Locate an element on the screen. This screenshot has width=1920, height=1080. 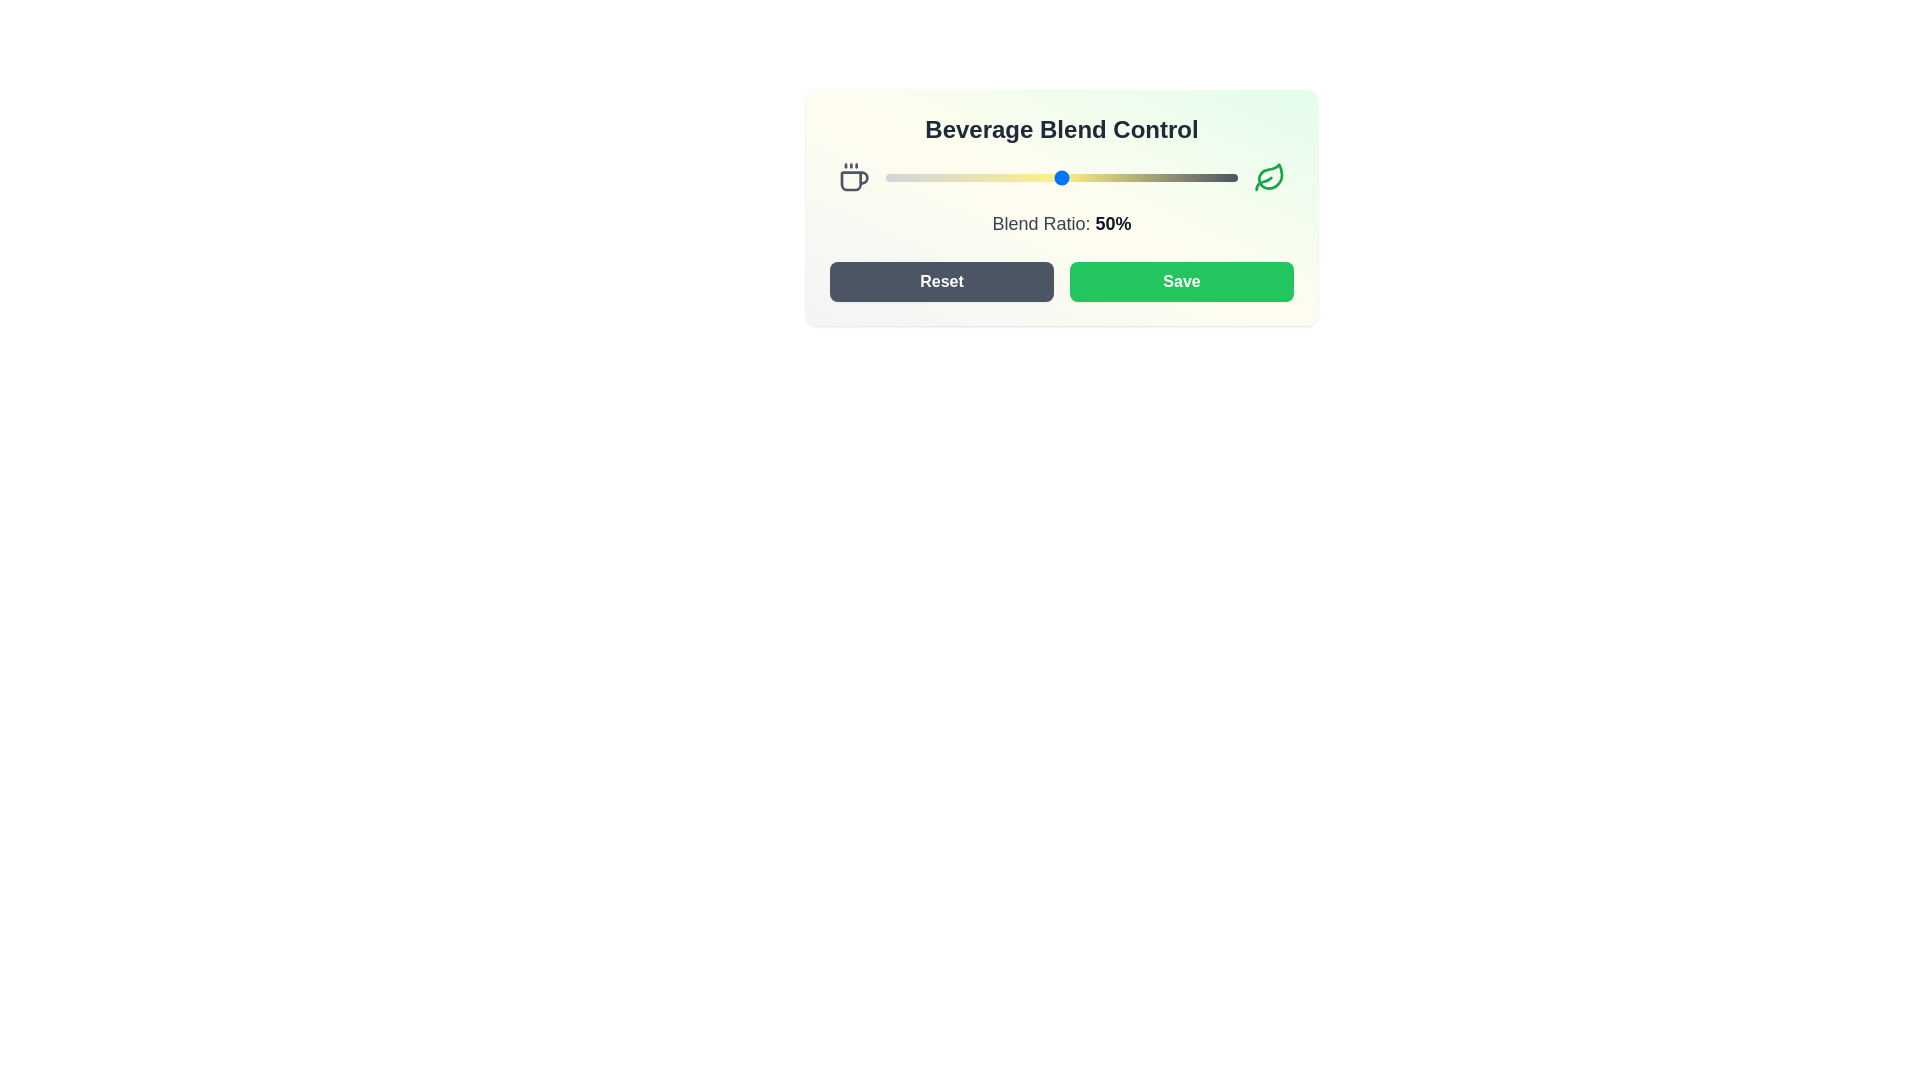
the blend ratio to 0% is located at coordinates (885, 176).